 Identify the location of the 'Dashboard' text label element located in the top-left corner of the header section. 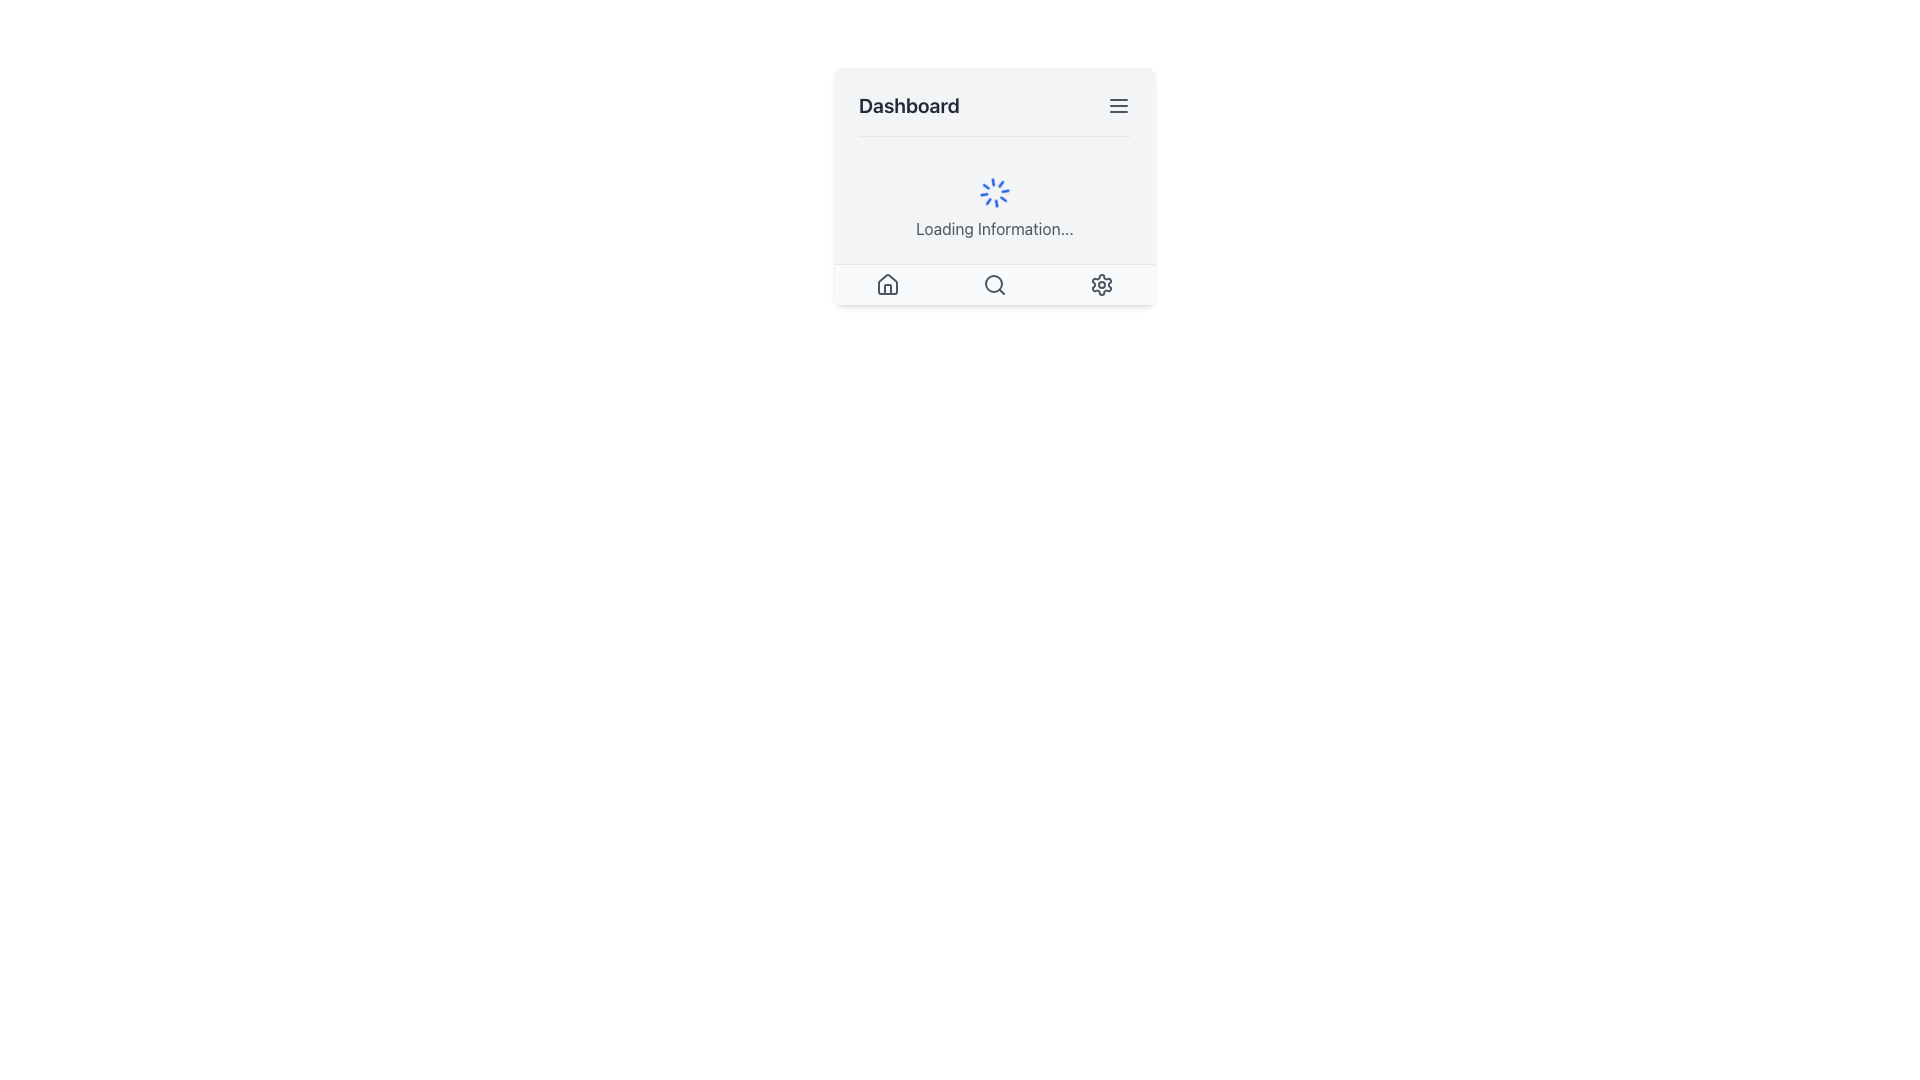
(908, 105).